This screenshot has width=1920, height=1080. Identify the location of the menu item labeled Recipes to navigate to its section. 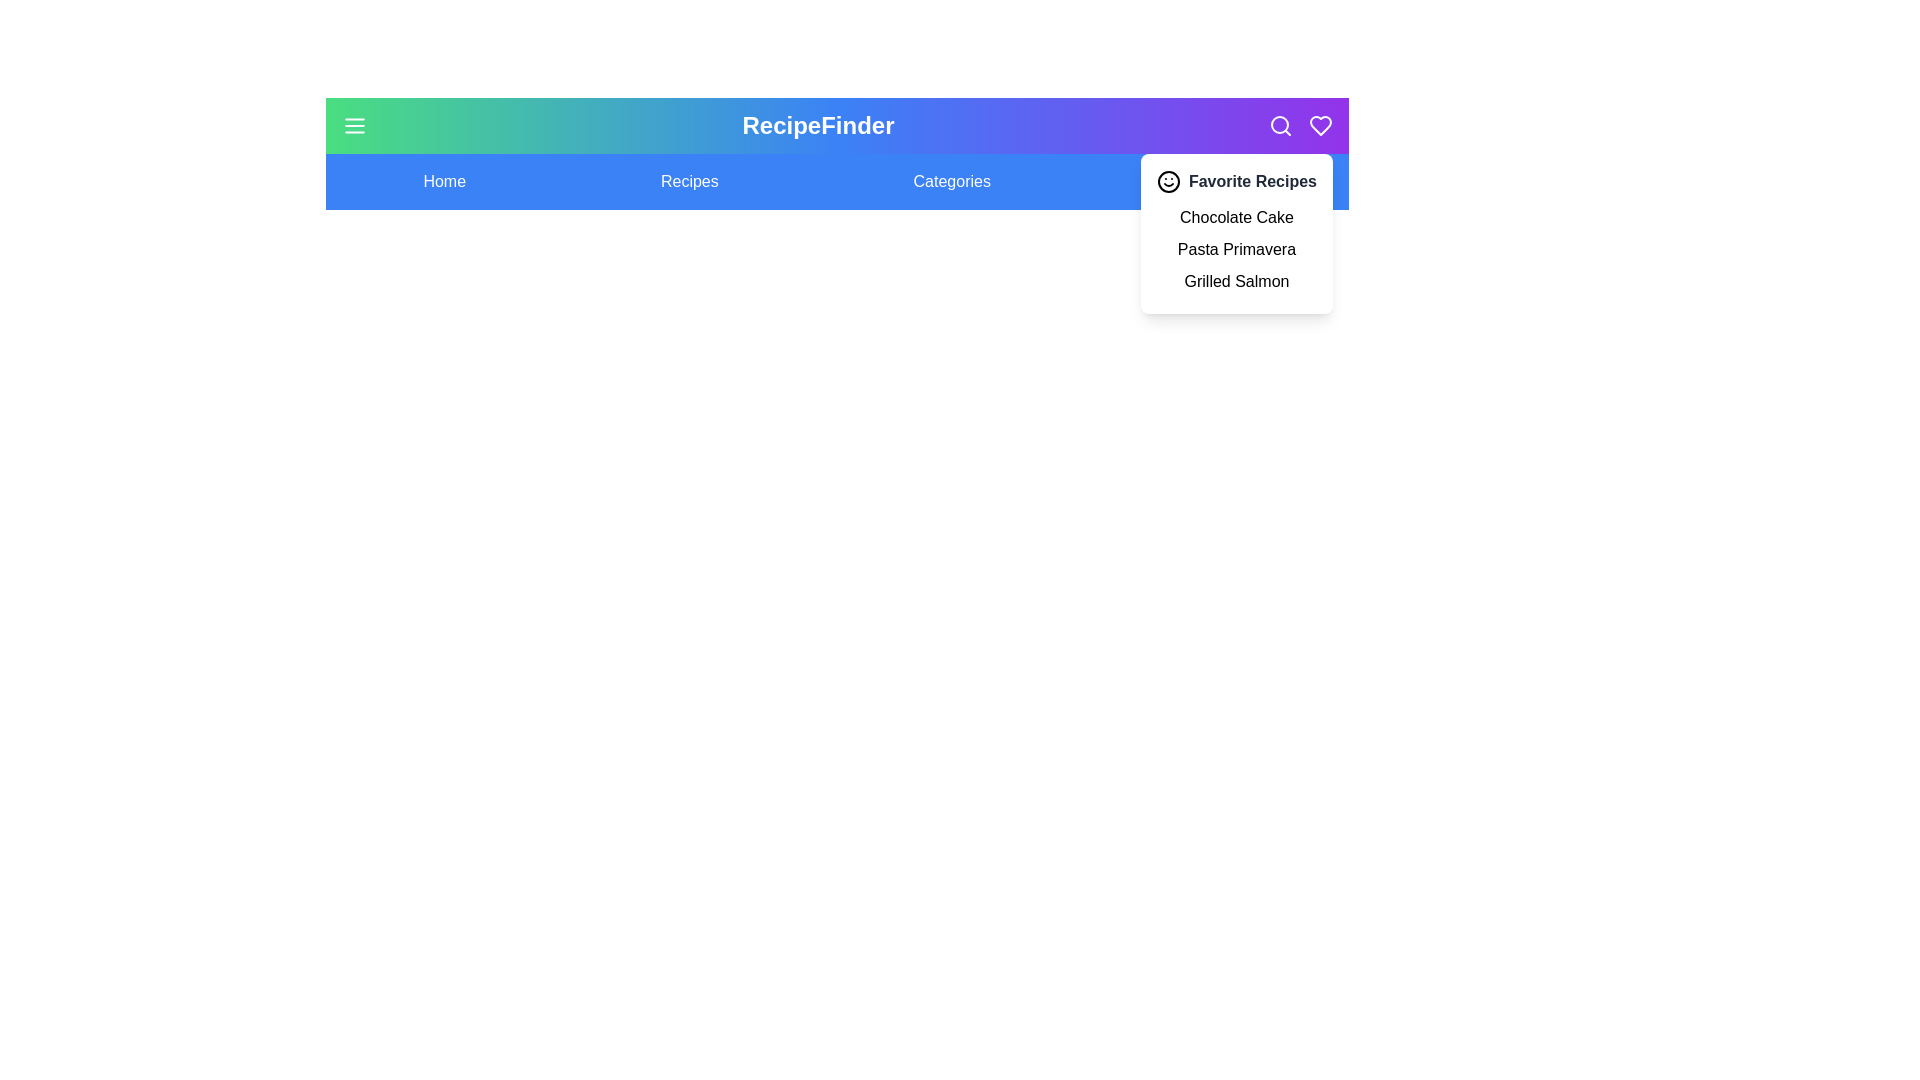
(689, 181).